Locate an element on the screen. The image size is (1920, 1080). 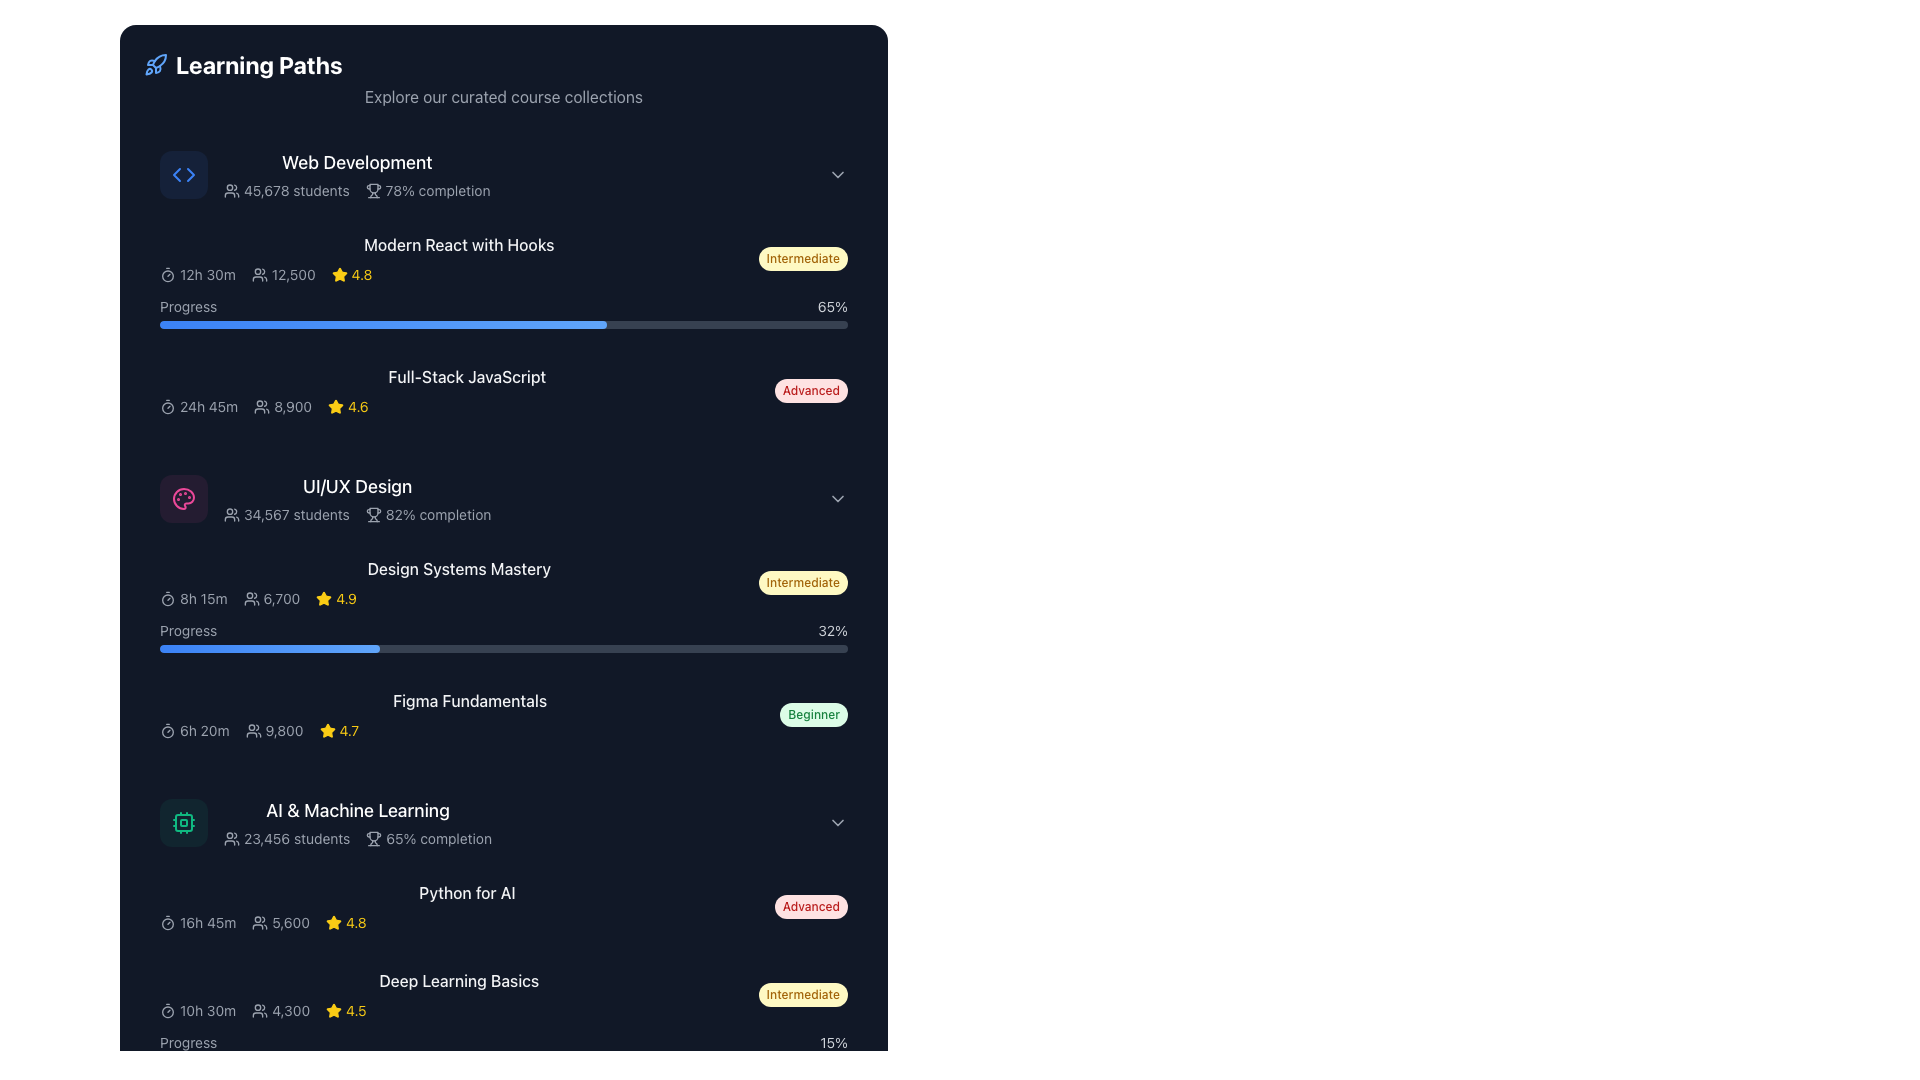
the rating display component that consists of a yellow star icon and the numeric rating value '4.7' in bold yellow text, located in the 'Figma Fundamentals' course section is located at coordinates (339, 731).